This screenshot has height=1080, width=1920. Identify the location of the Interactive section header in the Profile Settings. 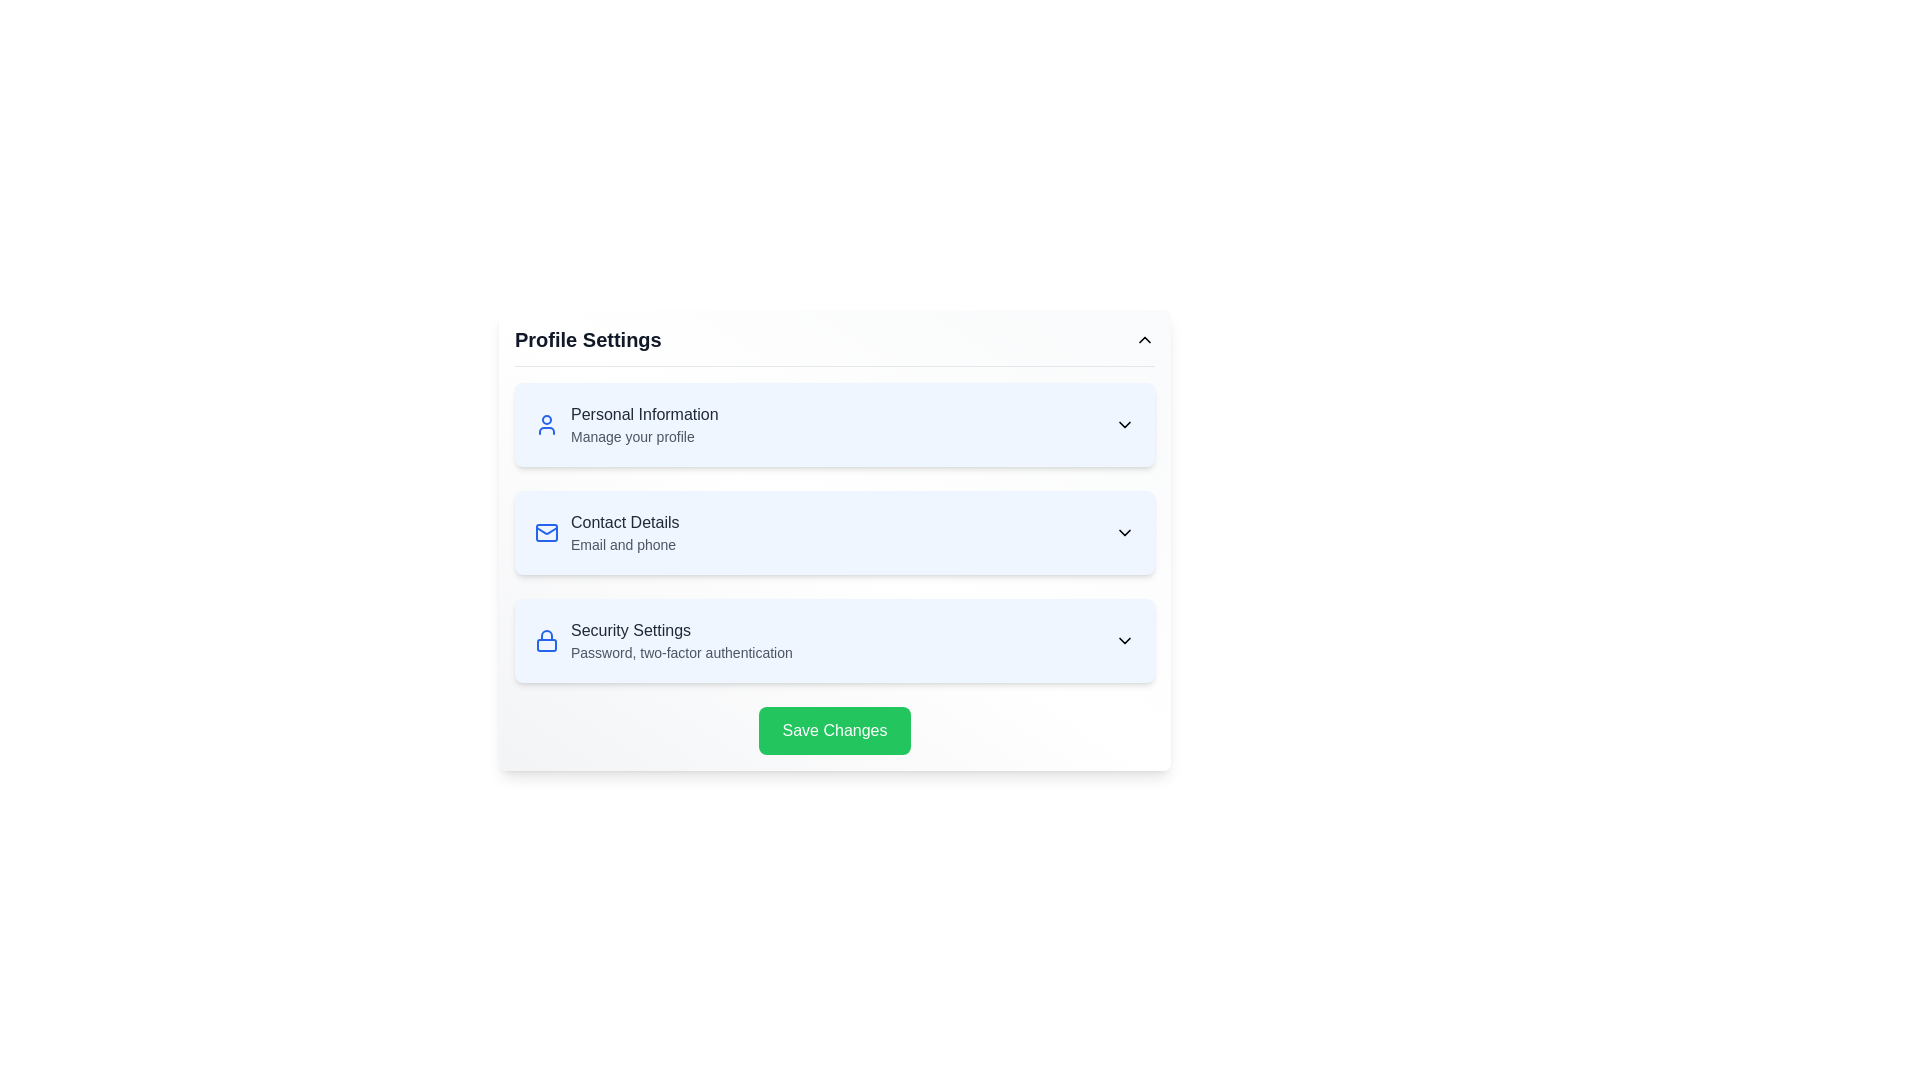
(663, 640).